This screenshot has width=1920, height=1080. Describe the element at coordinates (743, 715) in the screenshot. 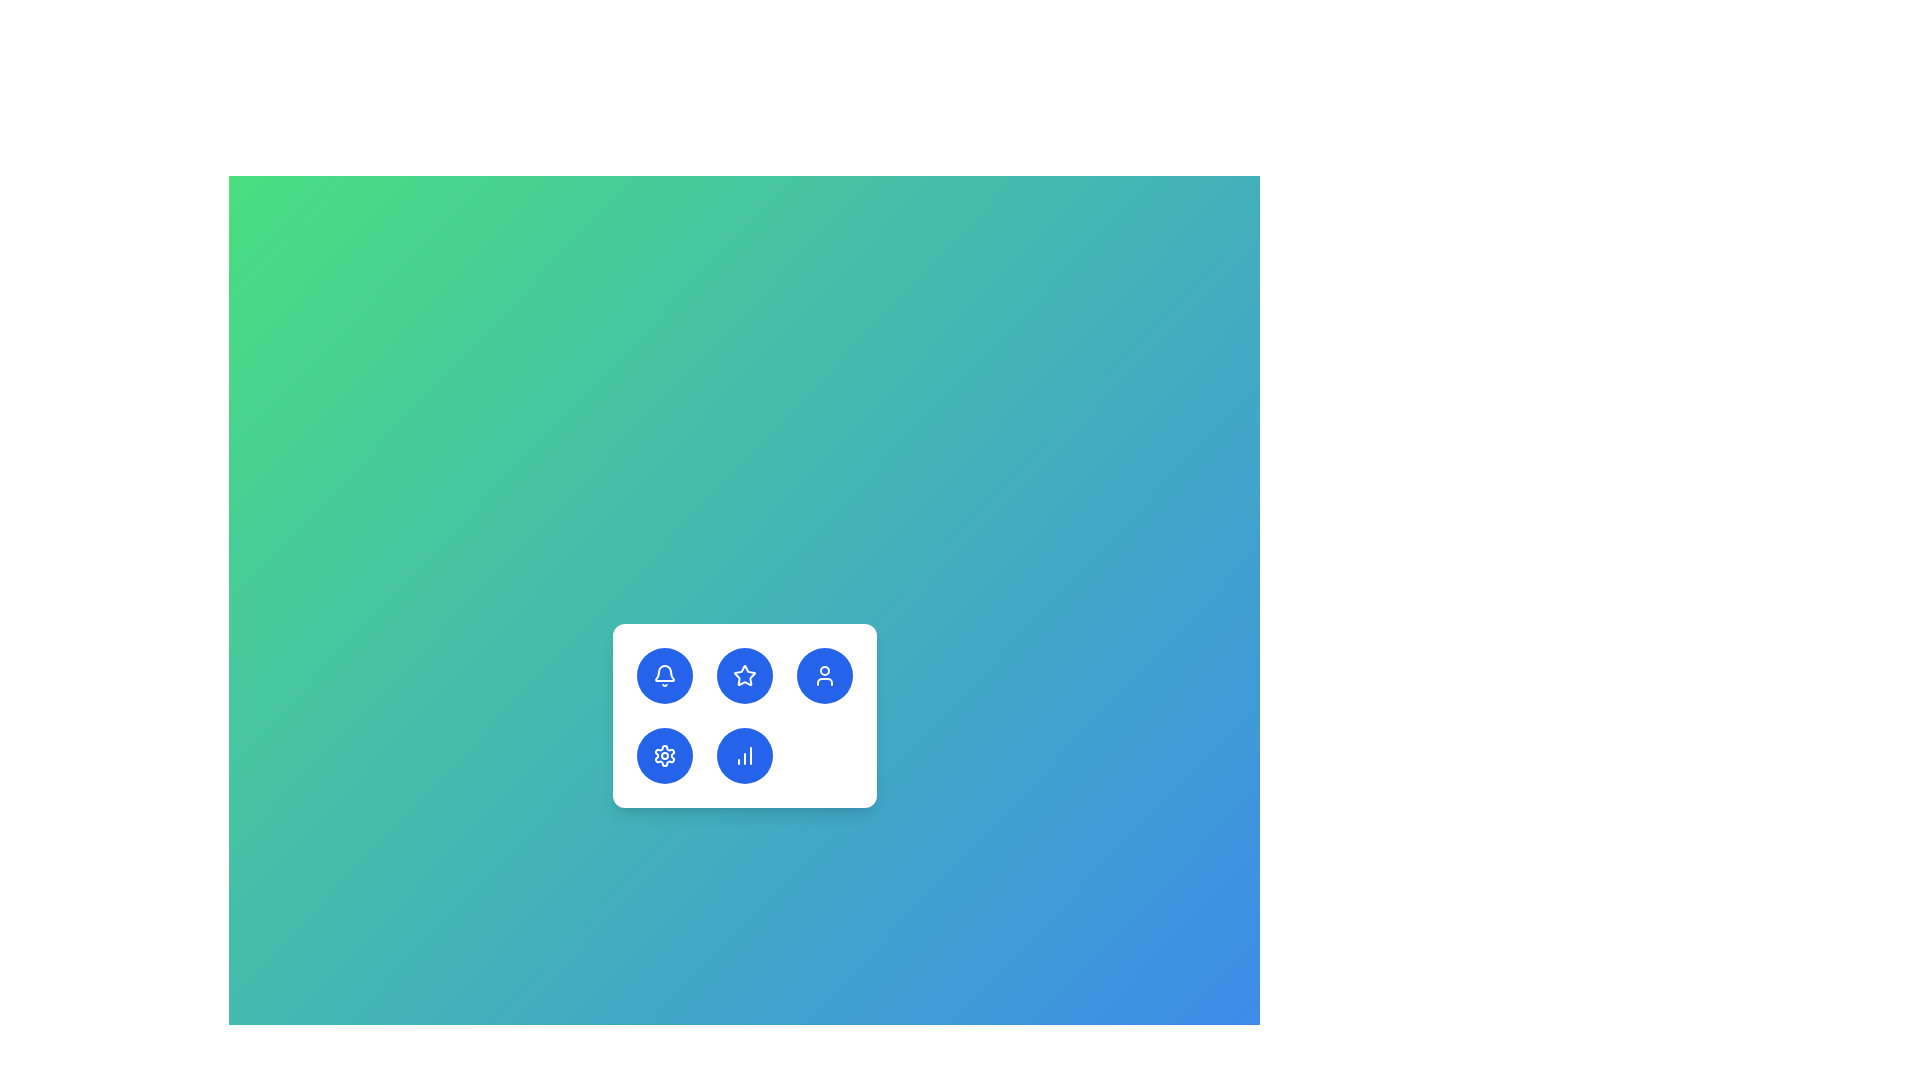

I see `the button located in the second column of the second row of the grid layout within a white card element` at that location.